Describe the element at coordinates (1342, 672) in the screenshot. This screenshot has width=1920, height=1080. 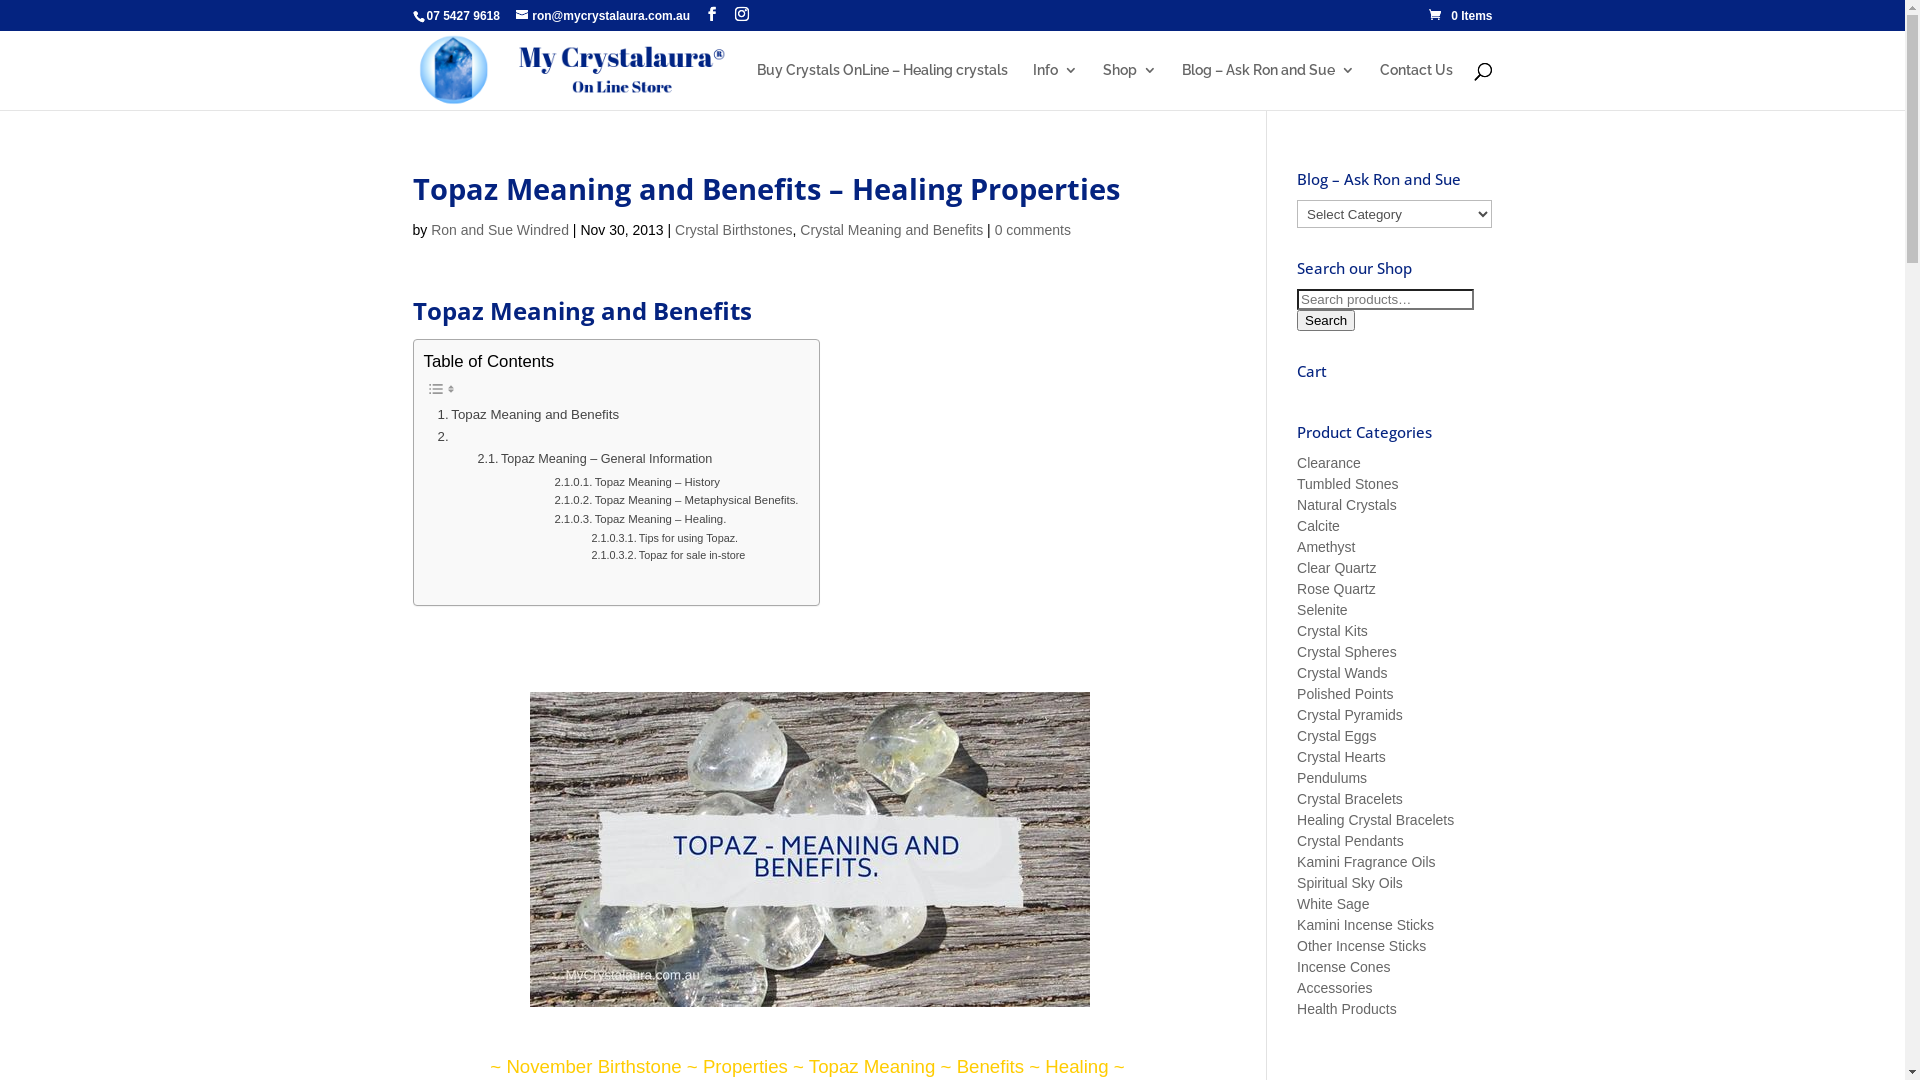
I see `'Crystal Wands'` at that location.